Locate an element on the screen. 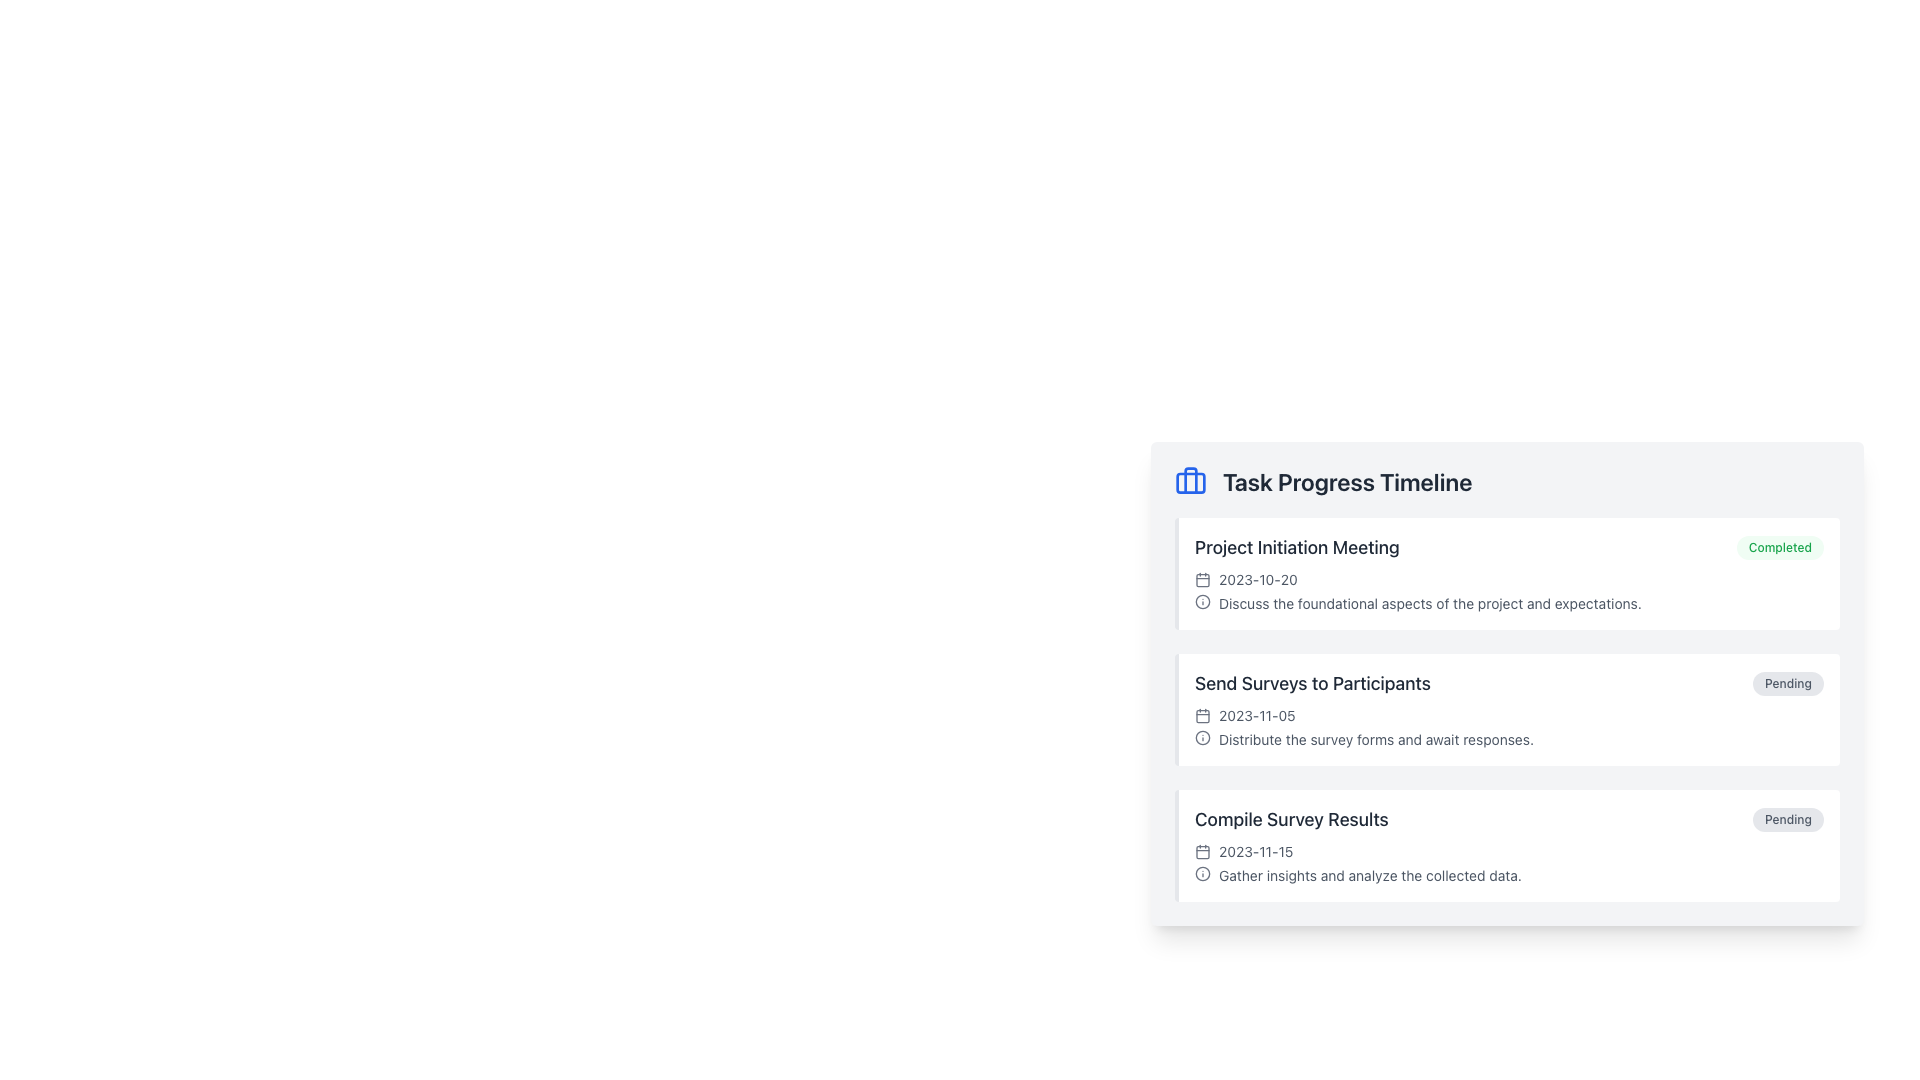 The width and height of the screenshot is (1920, 1080). the 'Pending' label/badge, which is a small rounded rectangle with a light gray background and dark gray text, located at the end of the text row titled 'Send Surveys to Participants' in the 'Task Progress Timeline' section is located at coordinates (1788, 682).